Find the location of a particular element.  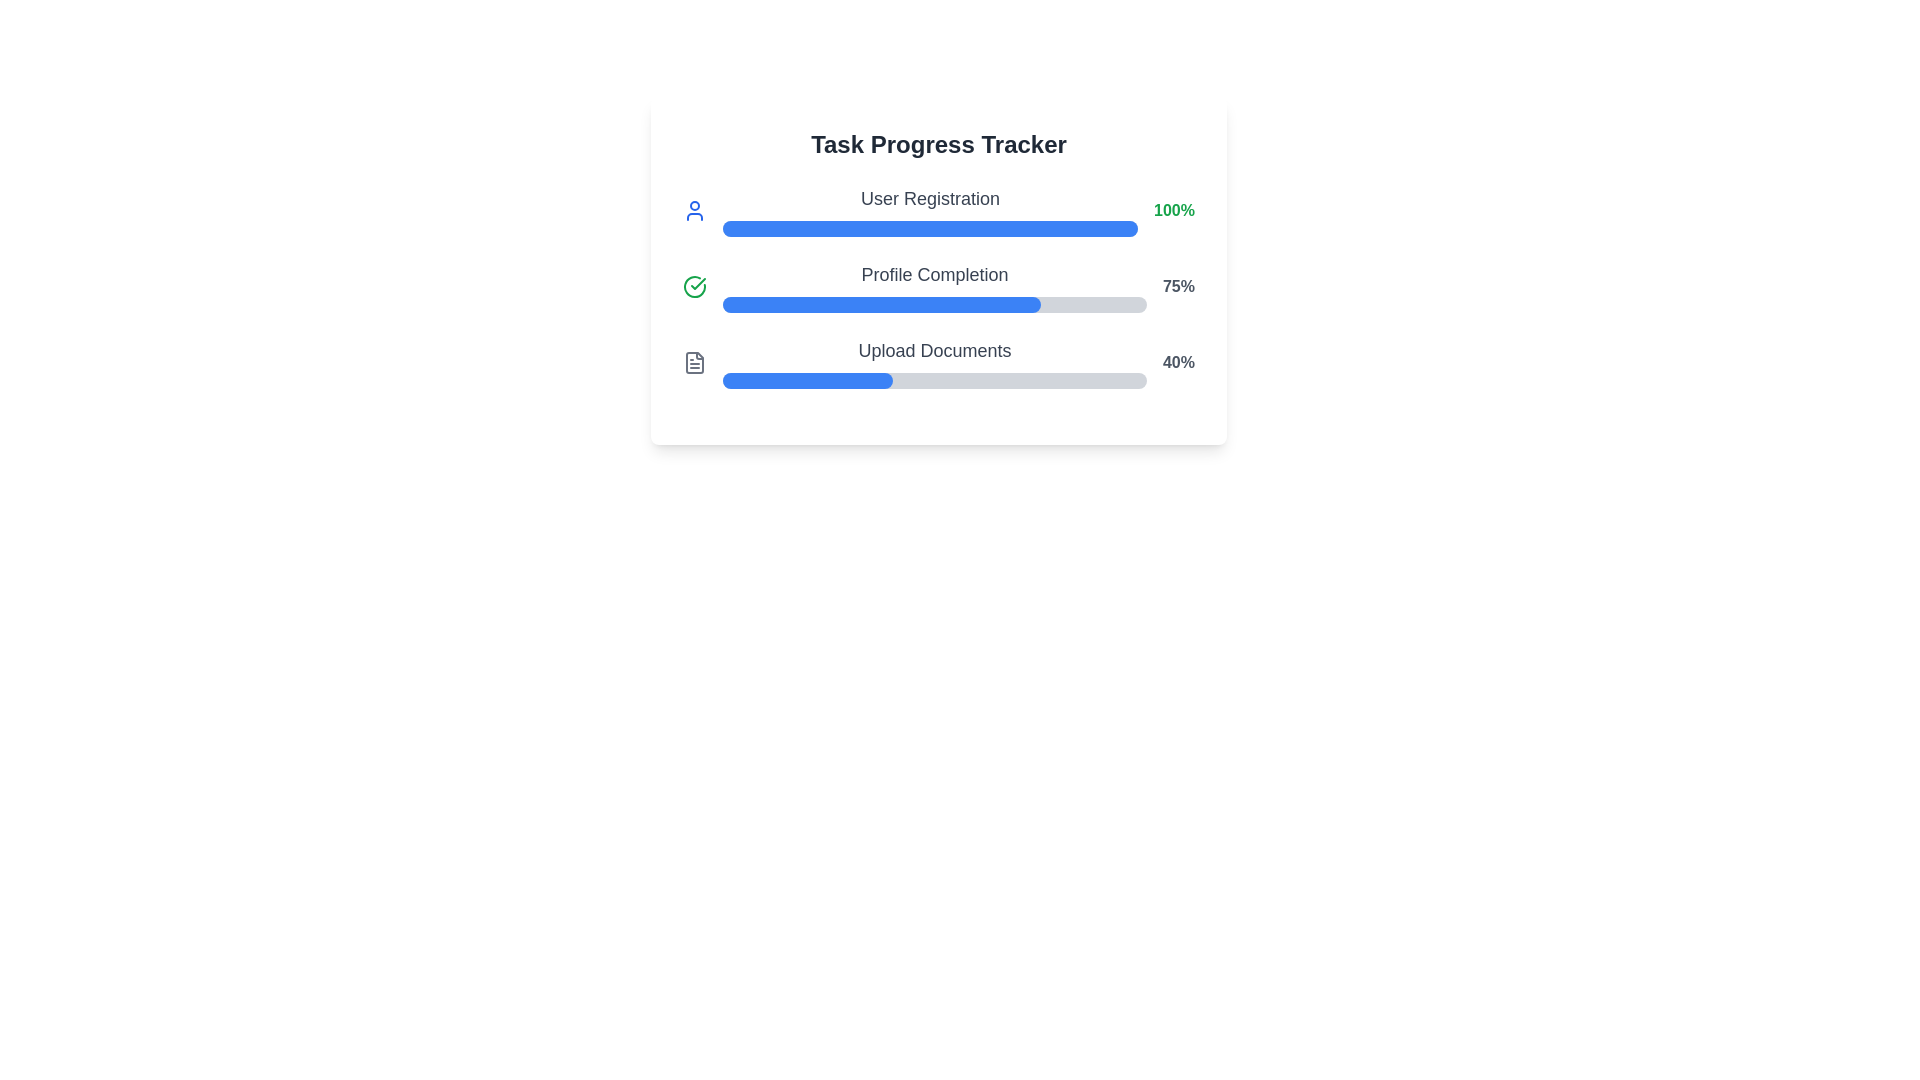

text label 'Profile Completion' of the Progress Tracker, which indicates the user's profile completion status is located at coordinates (934, 286).